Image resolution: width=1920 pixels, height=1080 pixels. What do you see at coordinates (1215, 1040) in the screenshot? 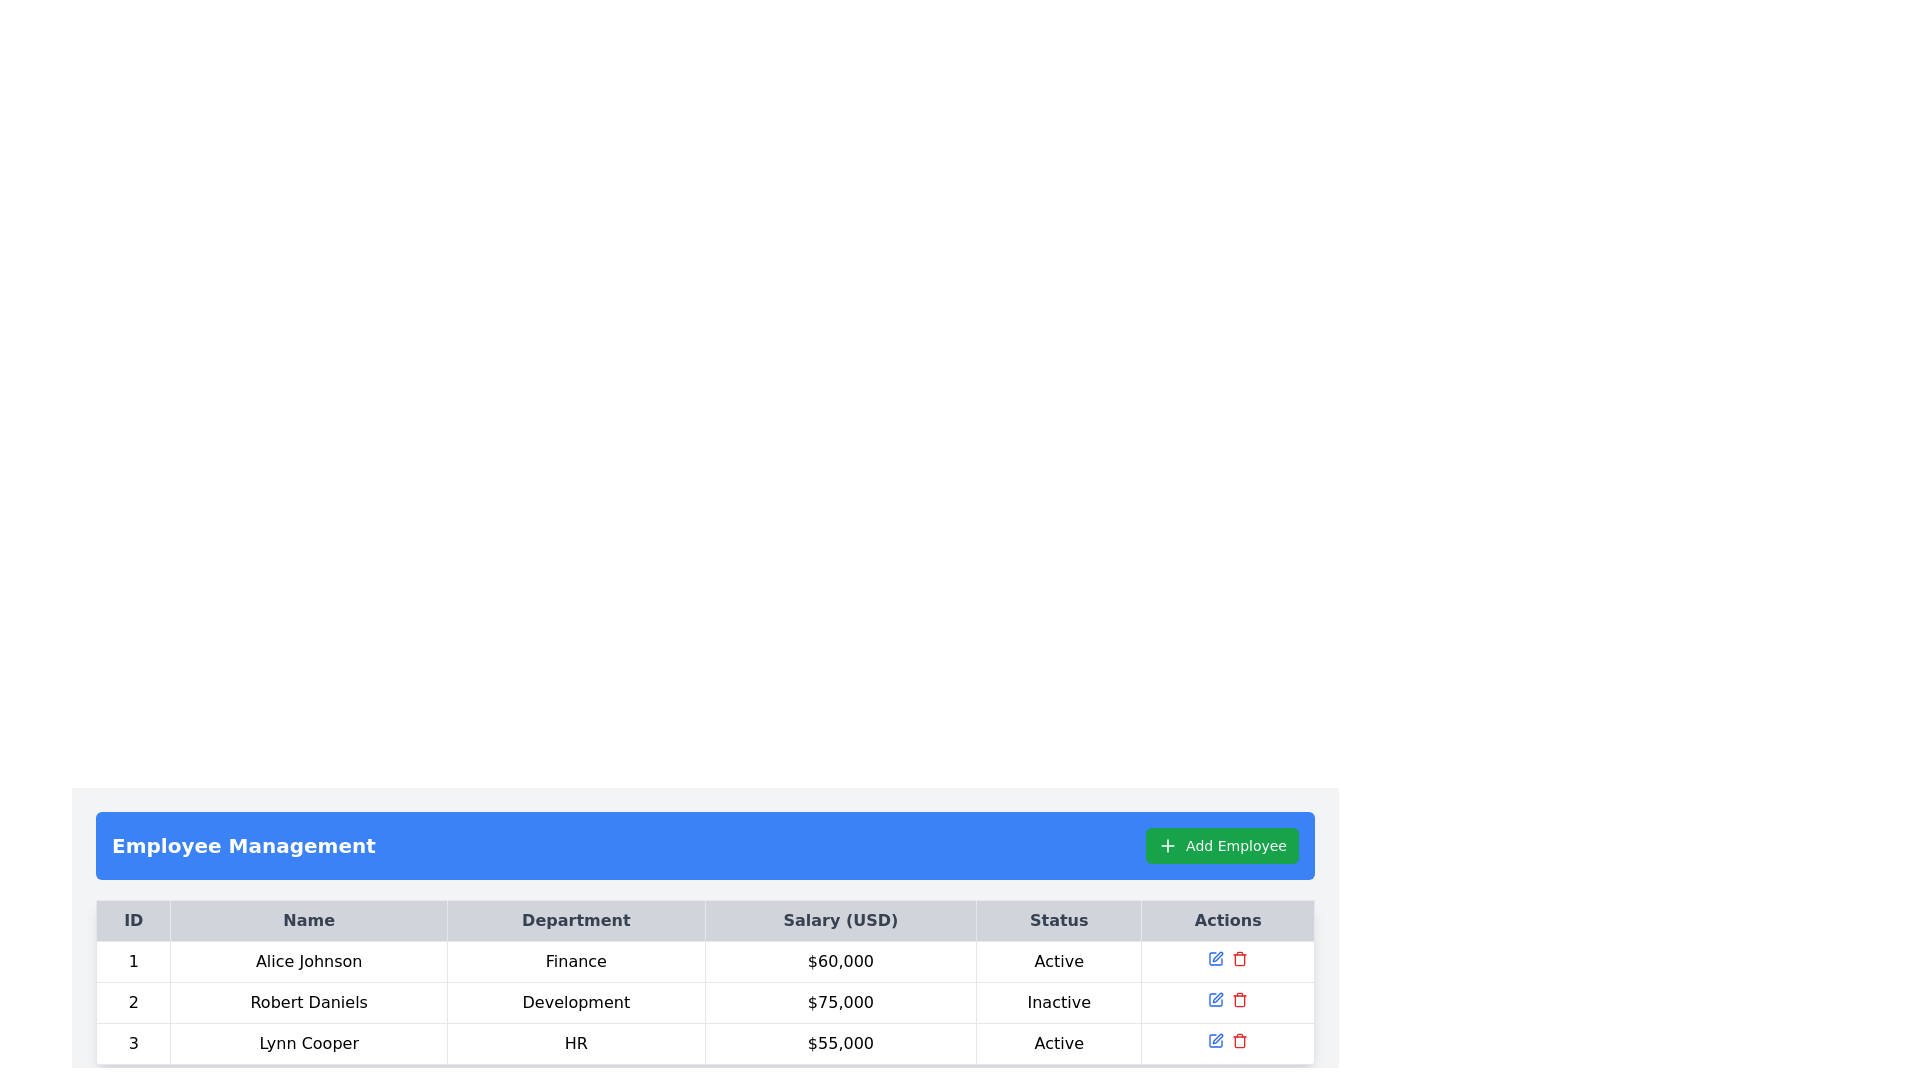
I see `the editing icon, which is a square button with rounded edges and a stylized pen, located in the 'Actions' column of the third row in the 'Employee Management' interface` at bounding box center [1215, 1040].